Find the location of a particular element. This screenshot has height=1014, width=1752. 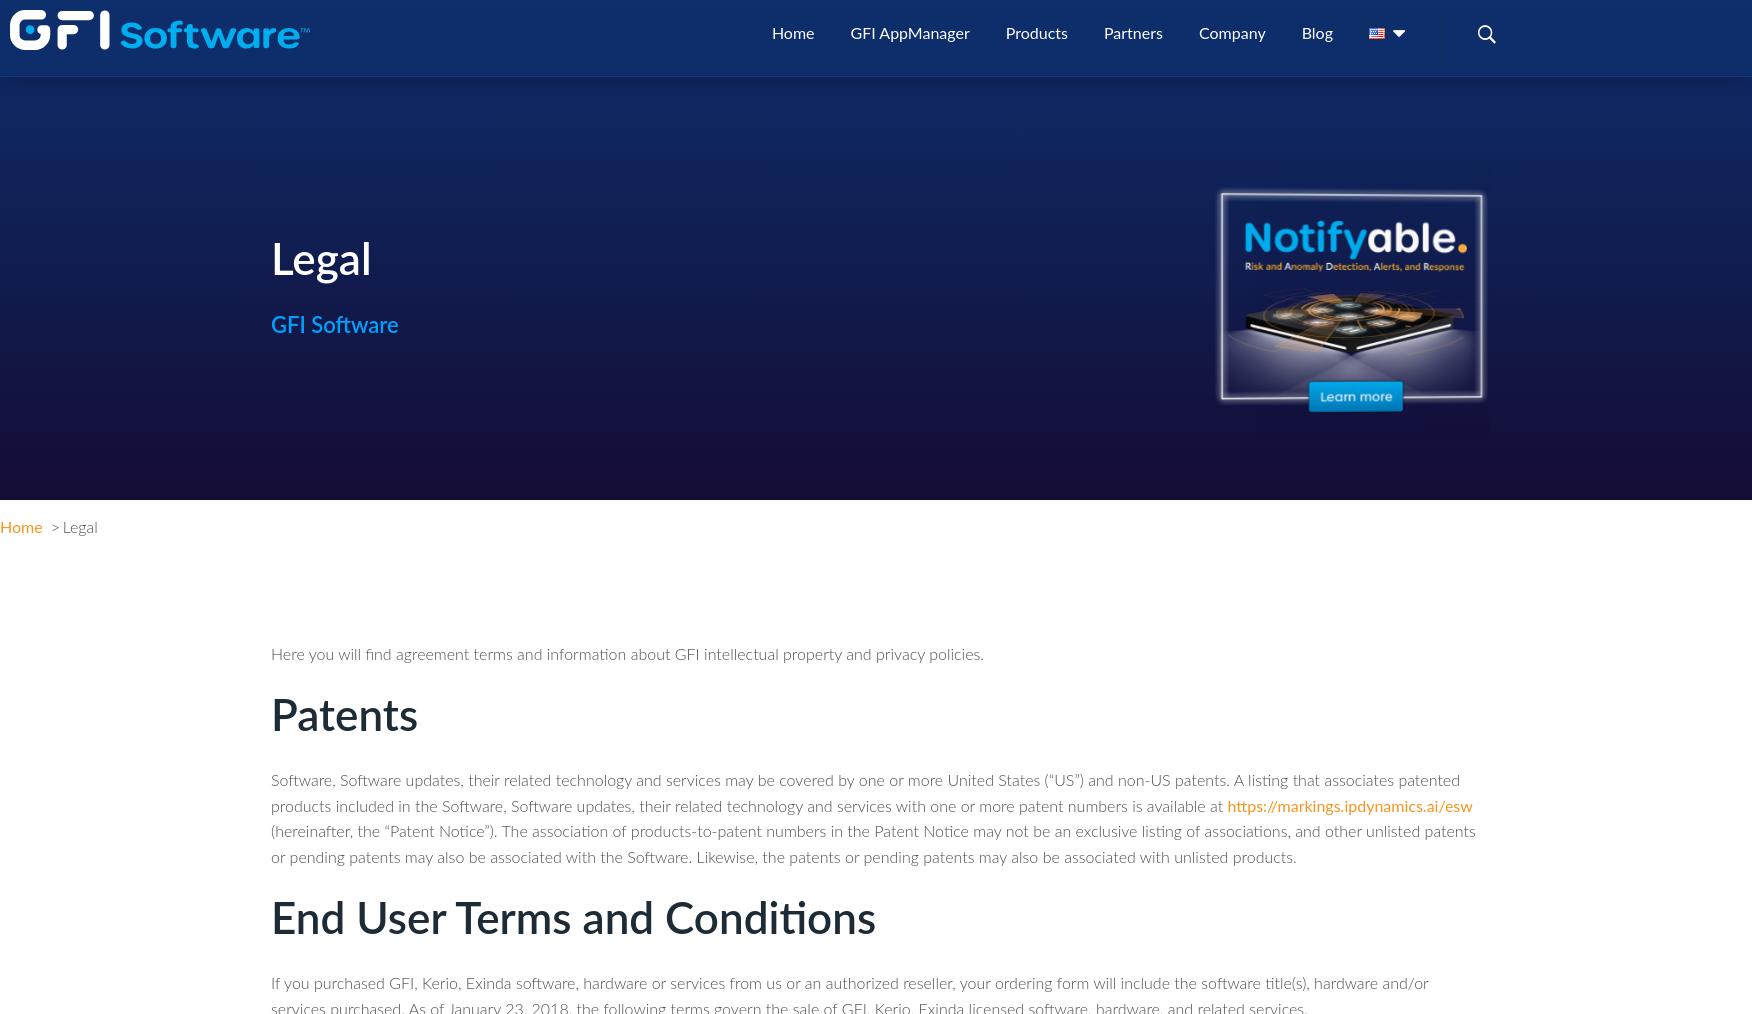

'Partners' is located at coordinates (1131, 45).